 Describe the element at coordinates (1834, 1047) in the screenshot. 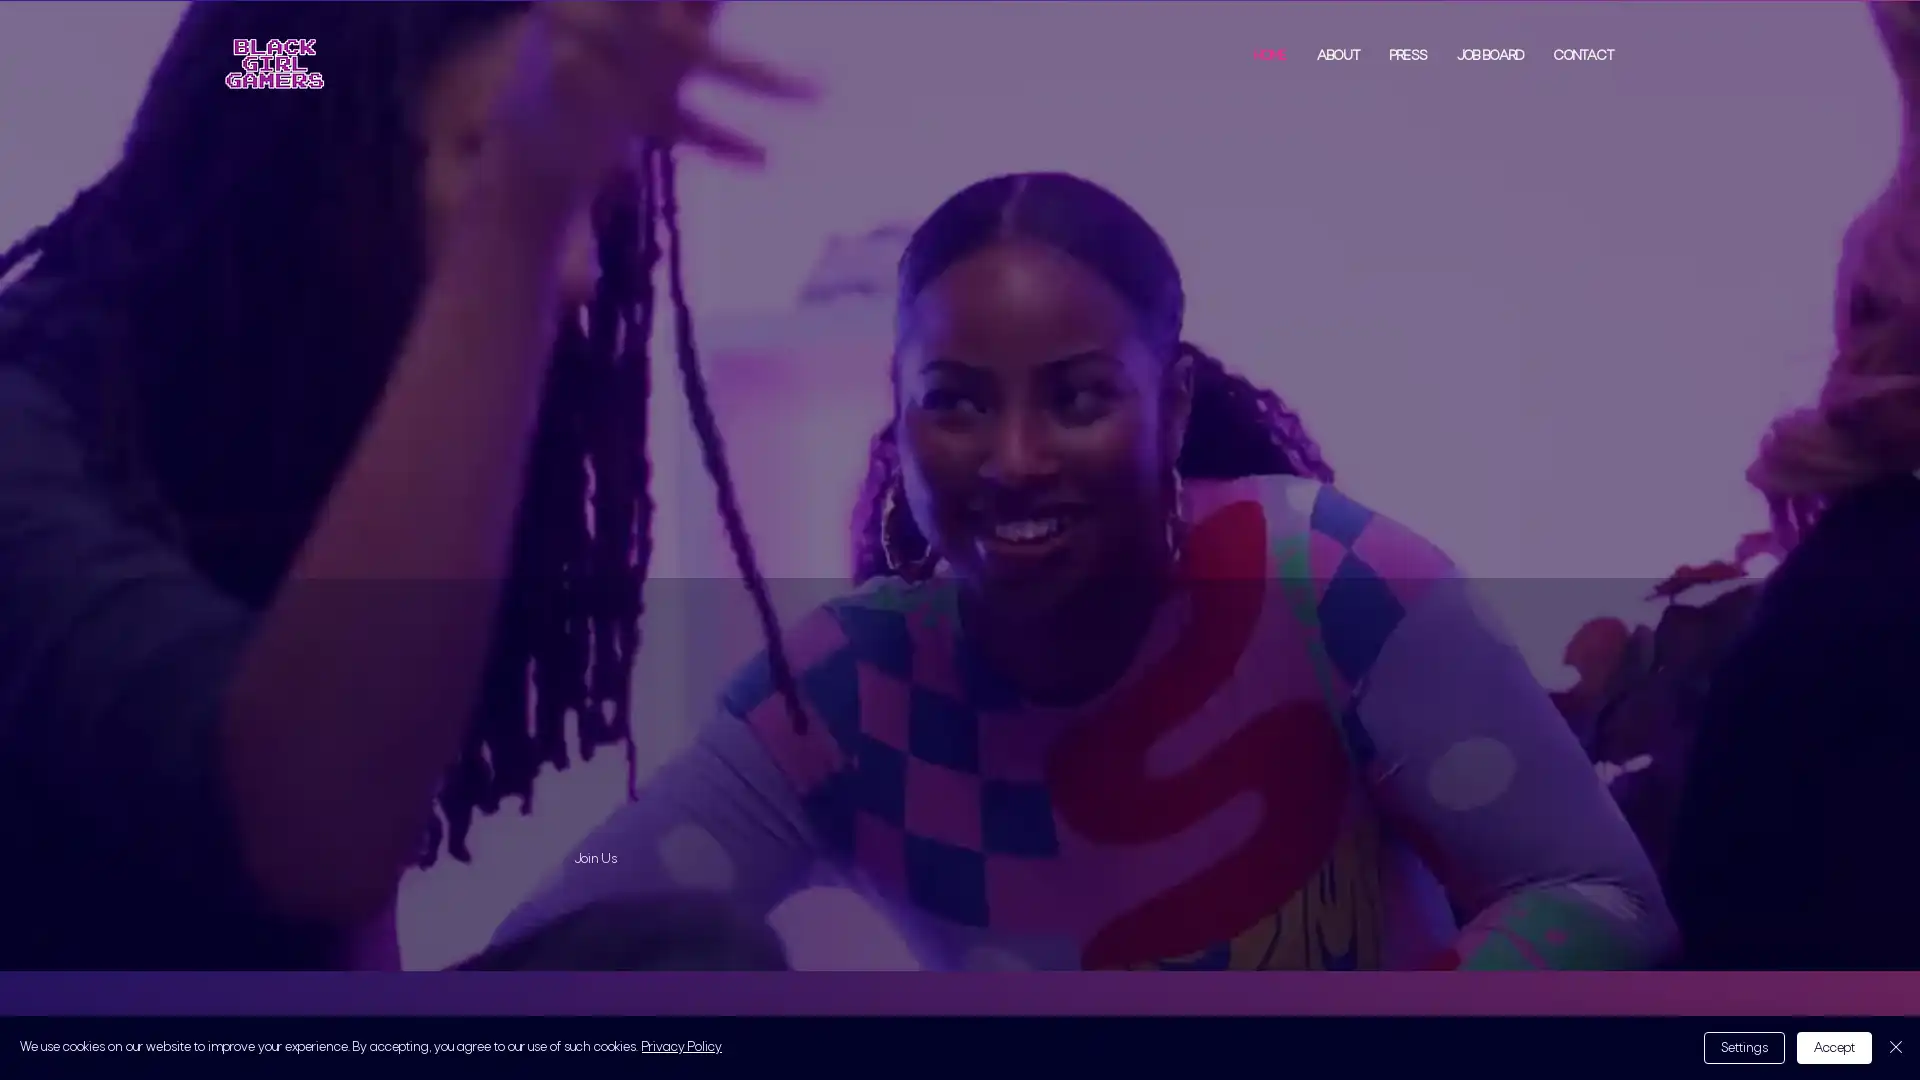

I see `Accept` at that location.